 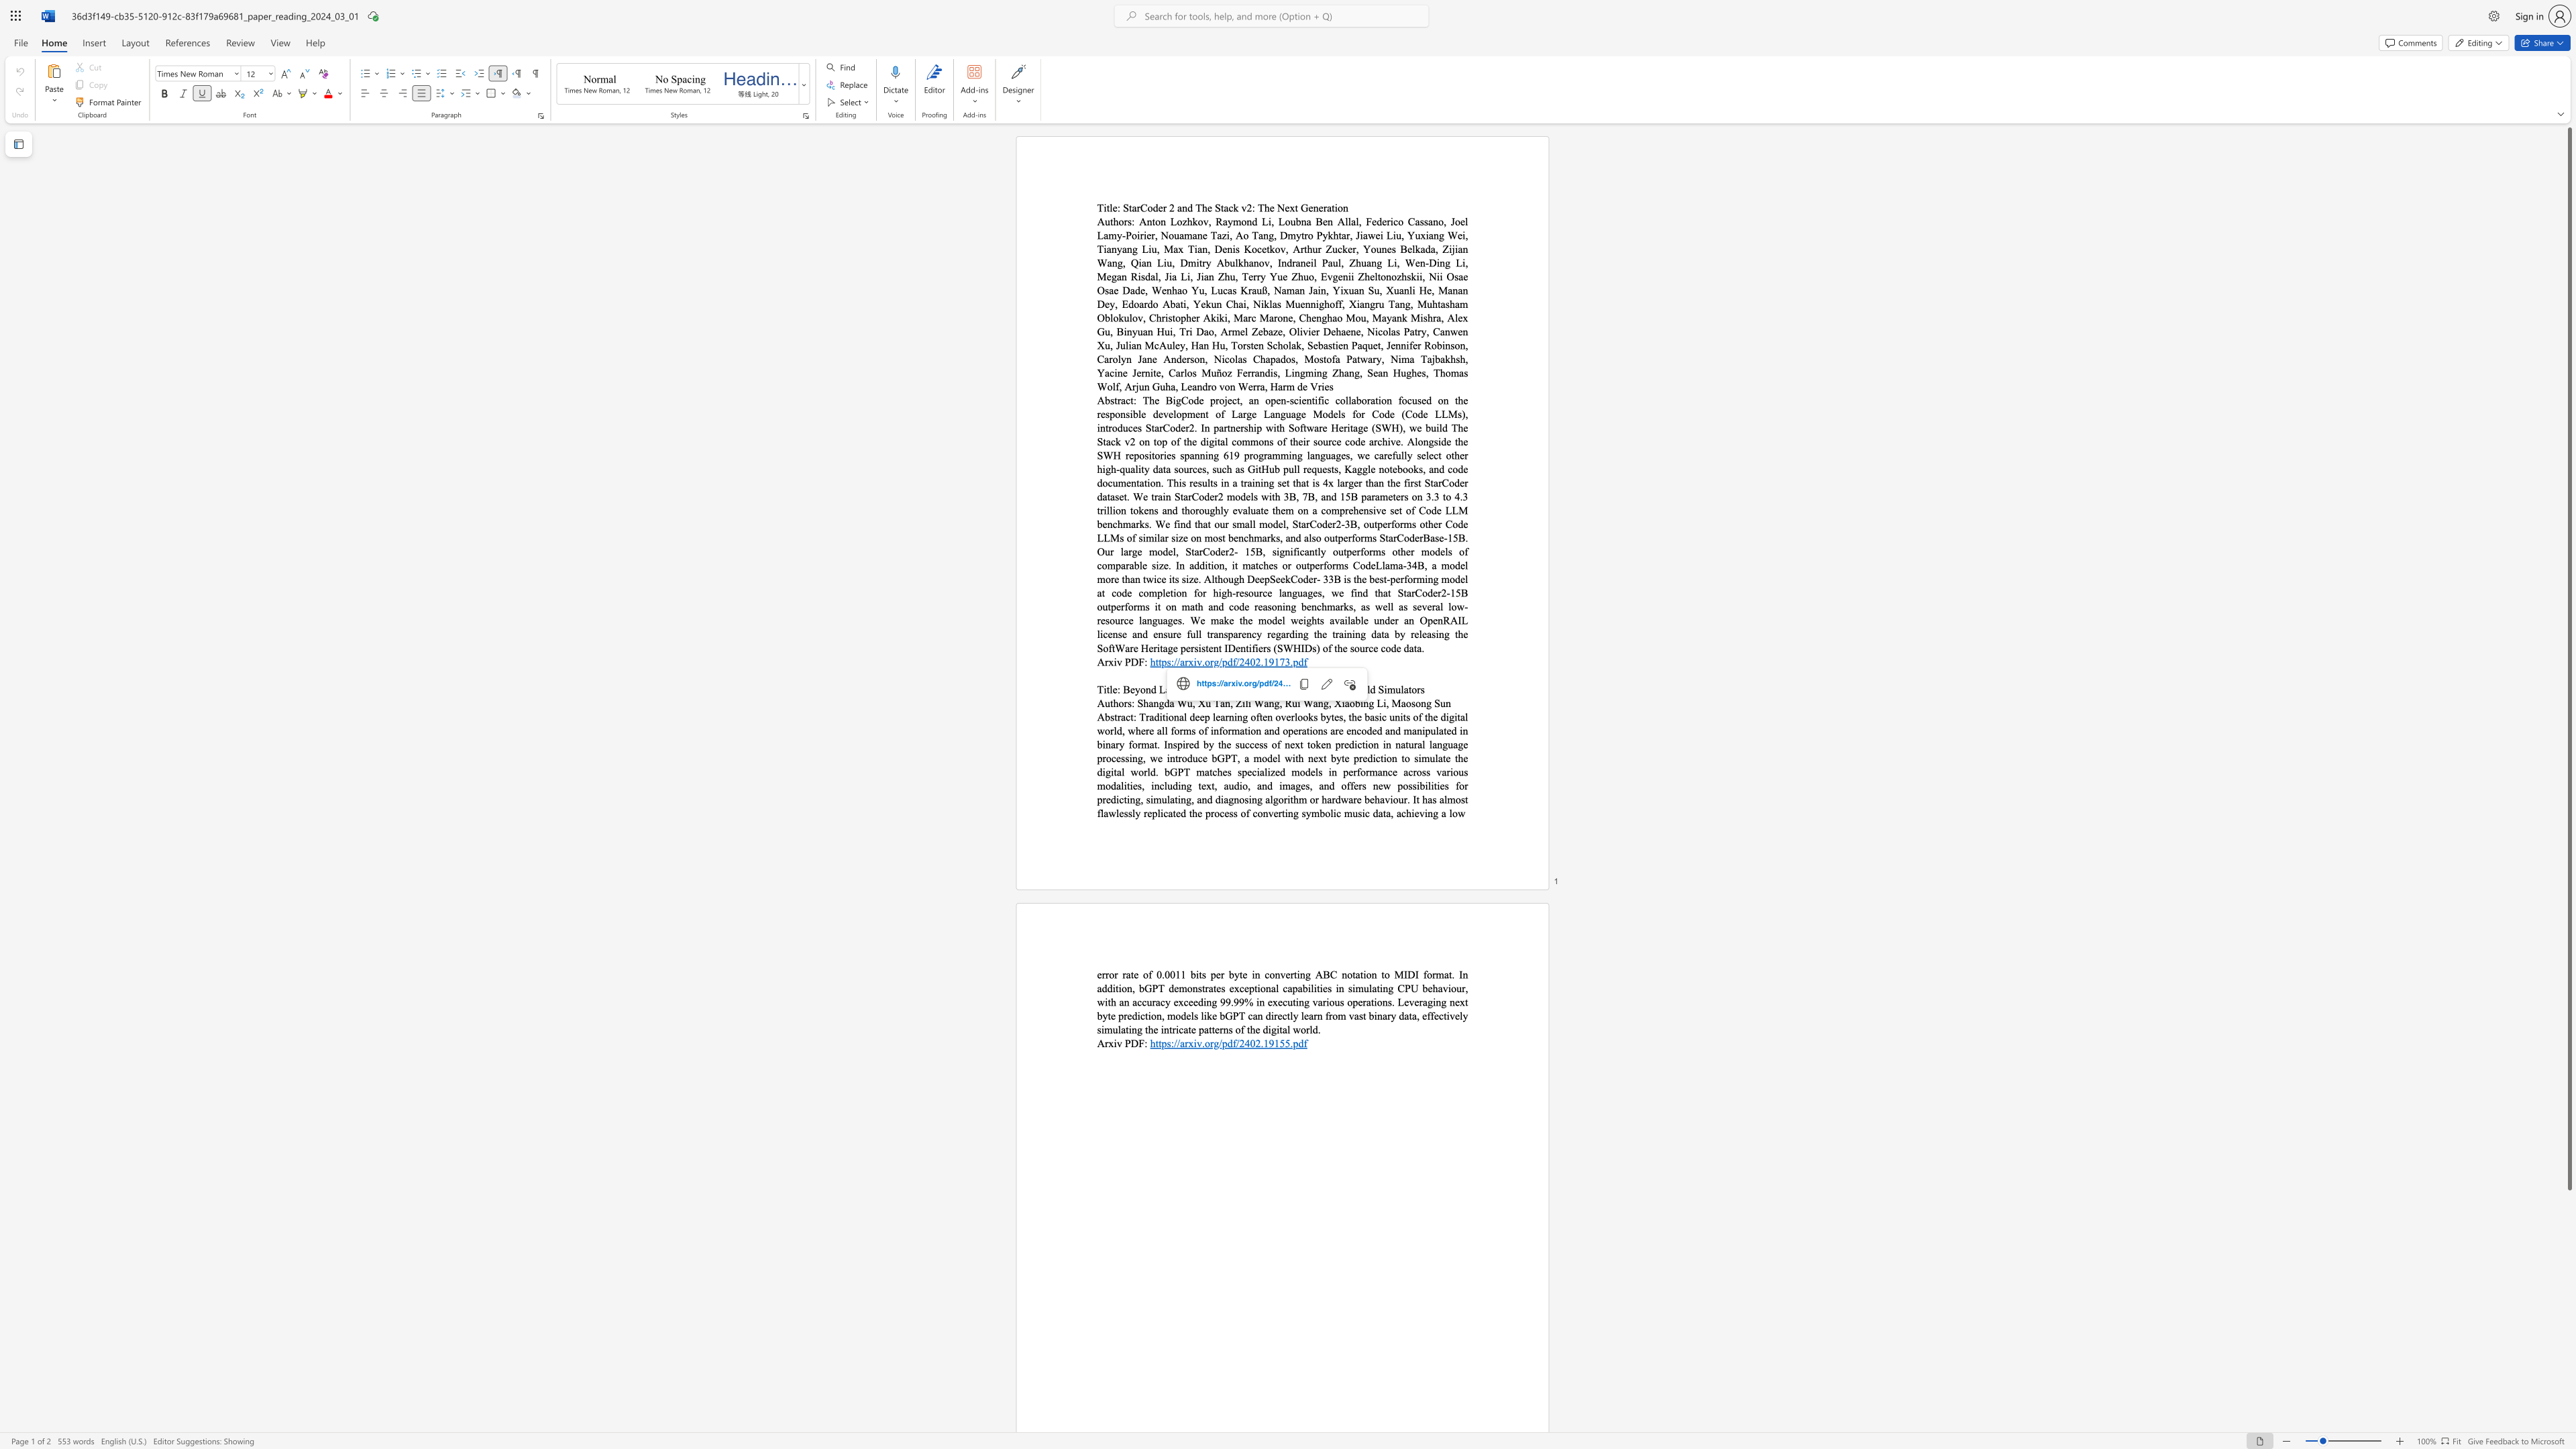 What do you see at coordinates (1238, 703) in the screenshot?
I see `the 1th character "Z" in the text` at bounding box center [1238, 703].